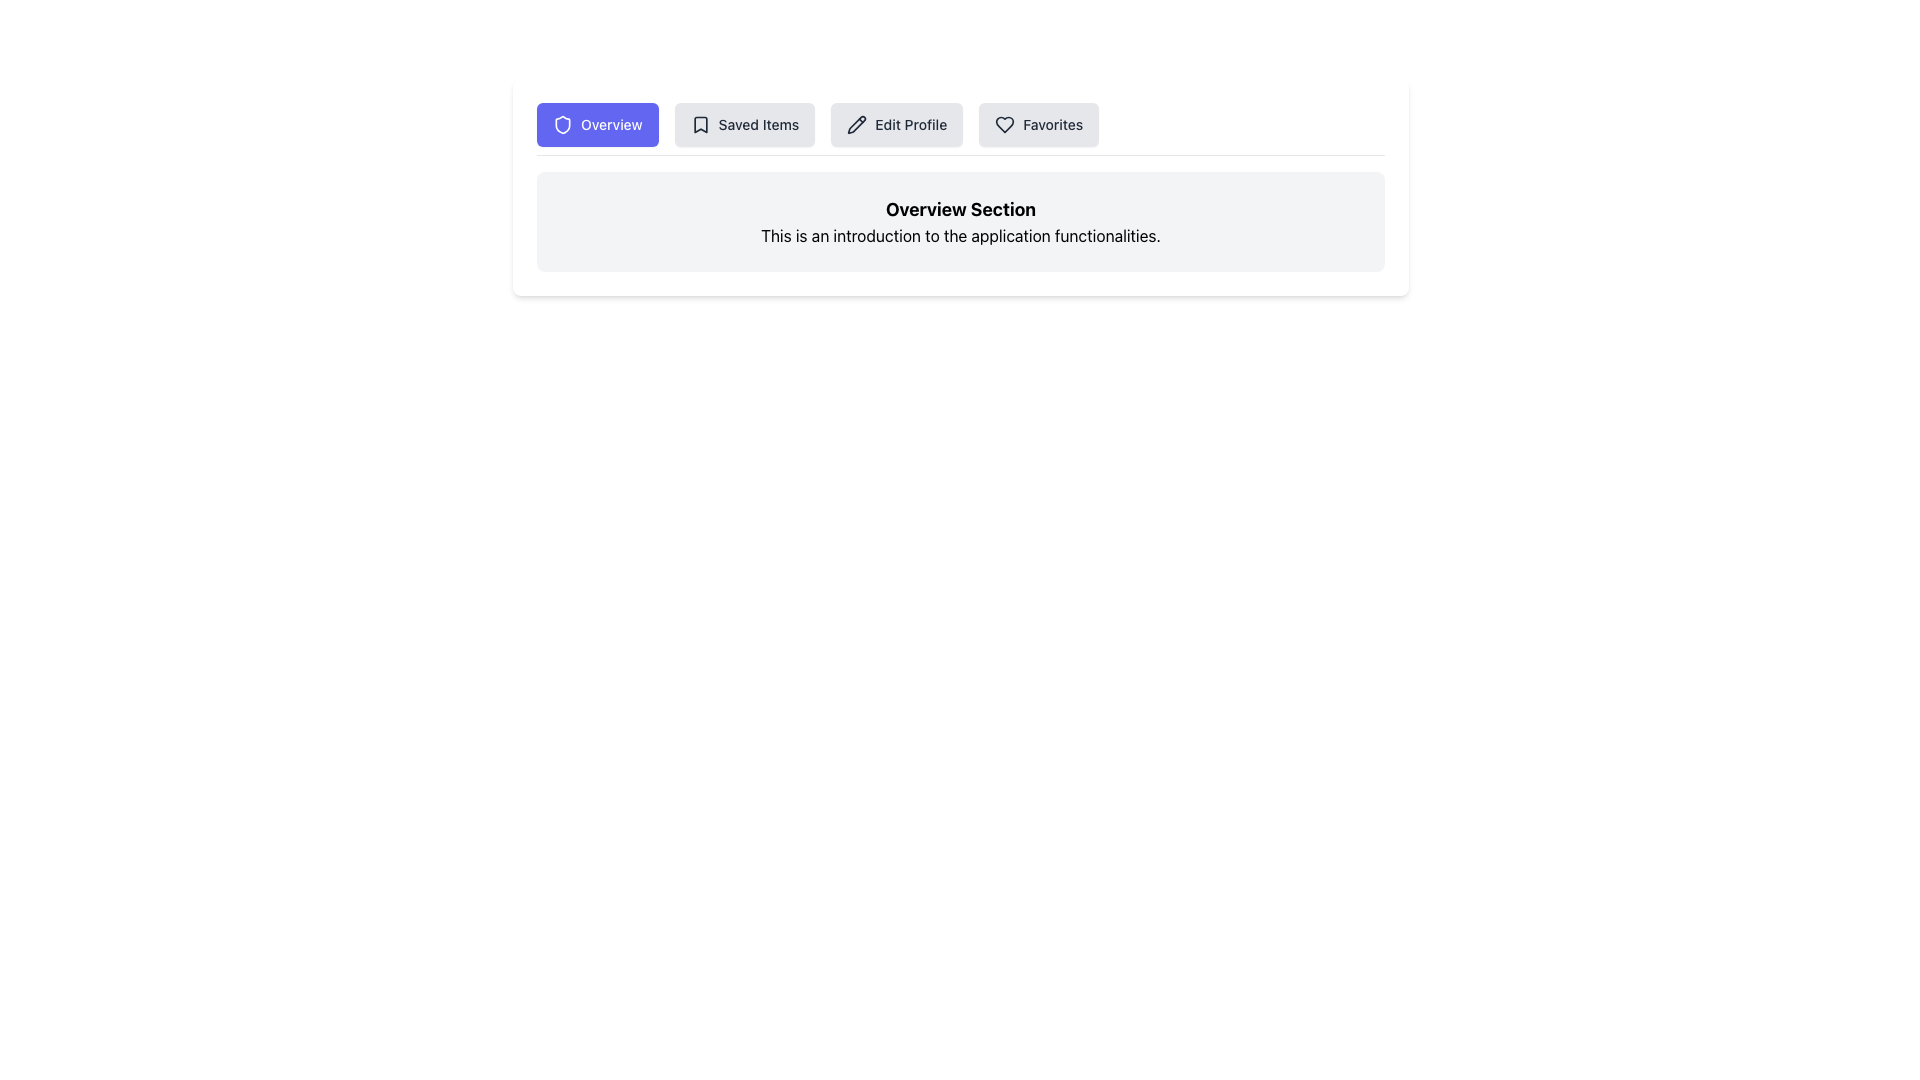 This screenshot has height=1080, width=1920. I want to click on the navigation button labeled 'Saved Items', so click(743, 124).